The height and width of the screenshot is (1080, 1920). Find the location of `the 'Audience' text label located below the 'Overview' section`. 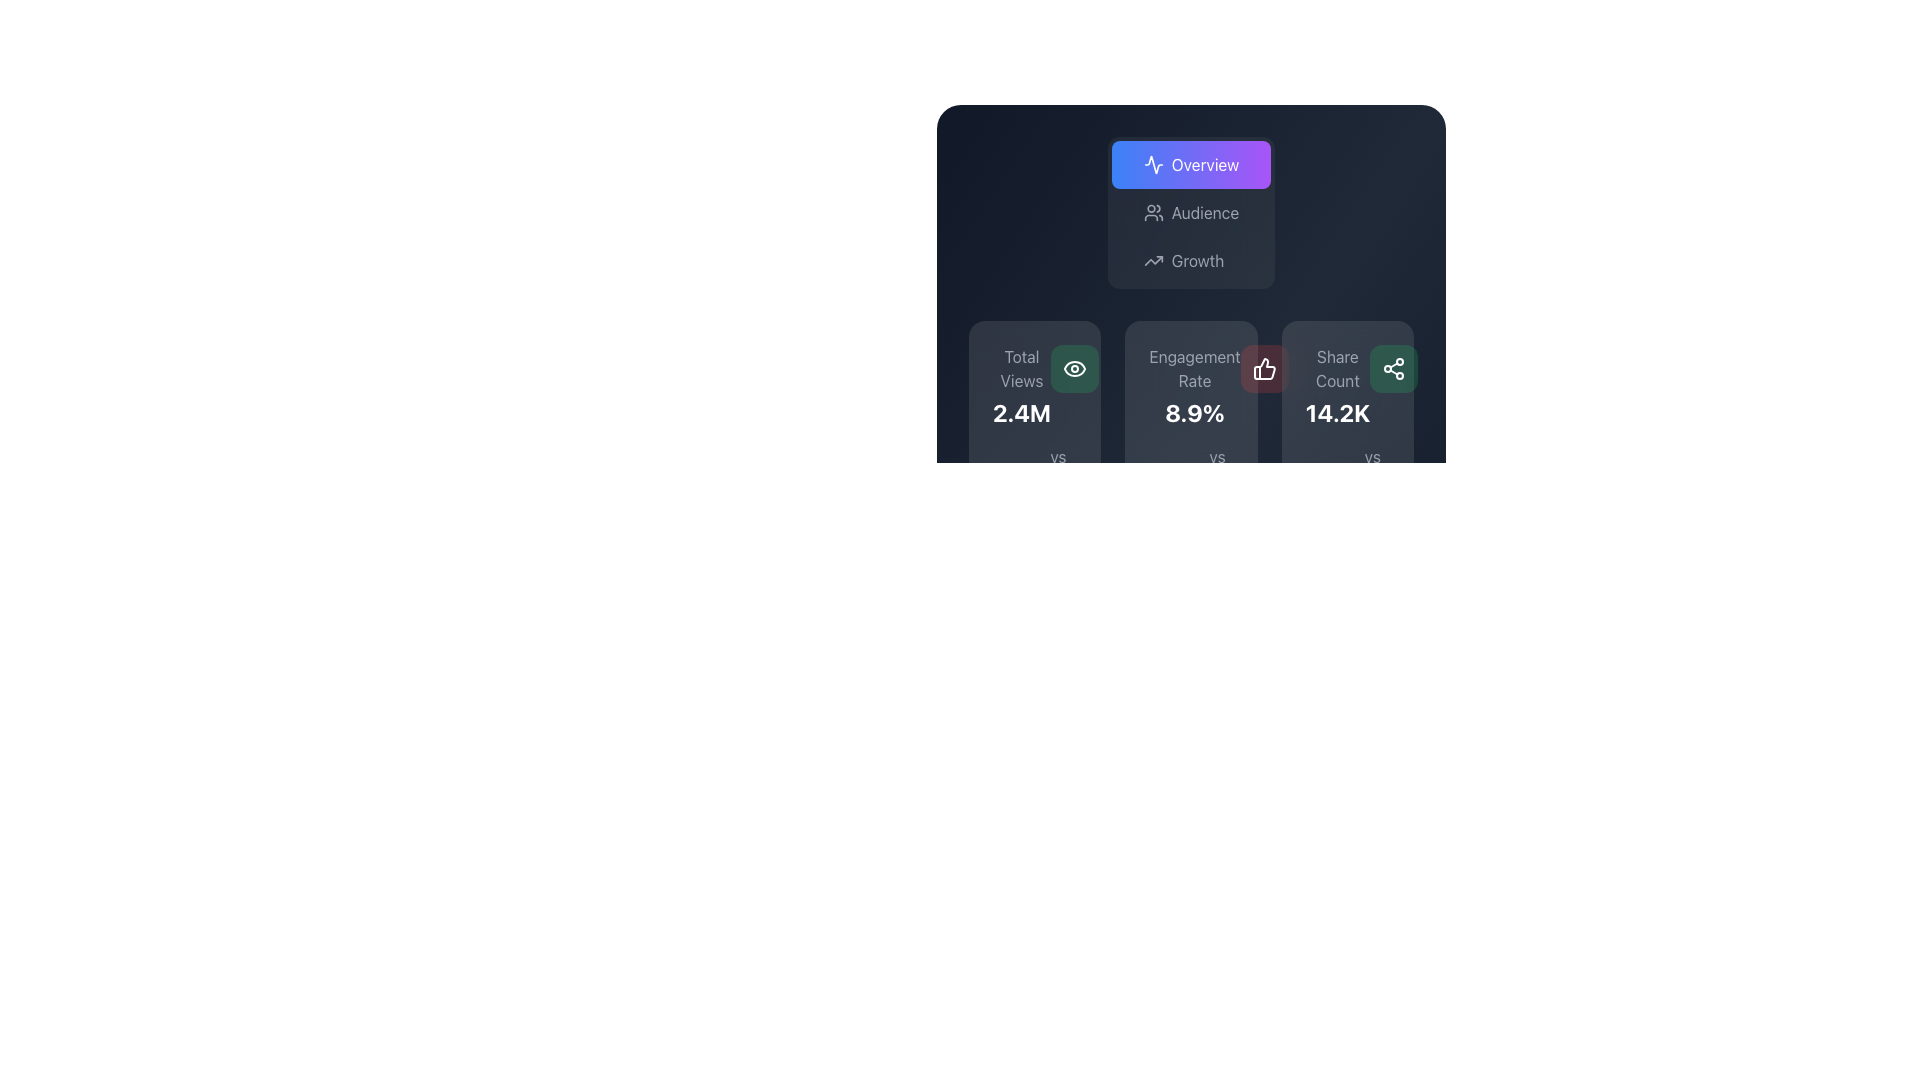

the 'Audience' text label located below the 'Overview' section is located at coordinates (1204, 212).